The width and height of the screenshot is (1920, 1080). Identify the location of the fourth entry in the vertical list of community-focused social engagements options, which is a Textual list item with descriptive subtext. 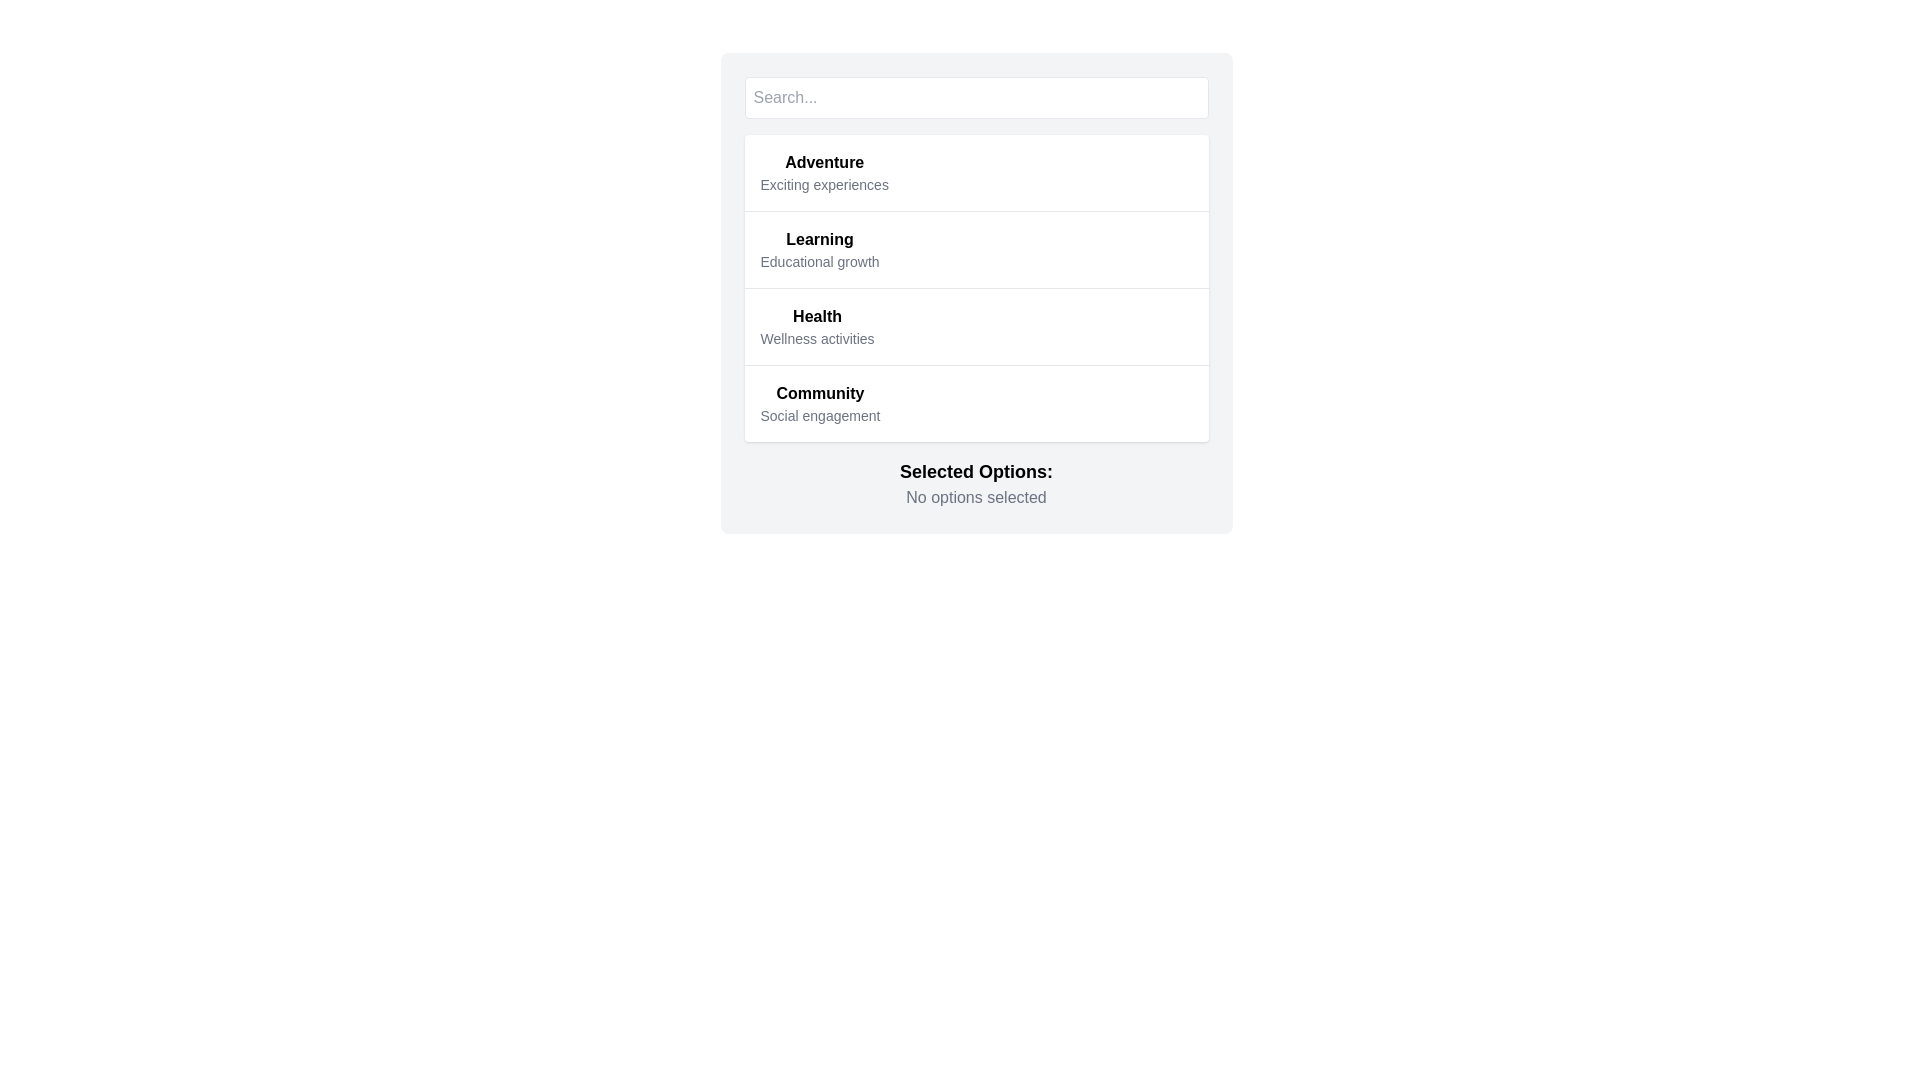
(820, 404).